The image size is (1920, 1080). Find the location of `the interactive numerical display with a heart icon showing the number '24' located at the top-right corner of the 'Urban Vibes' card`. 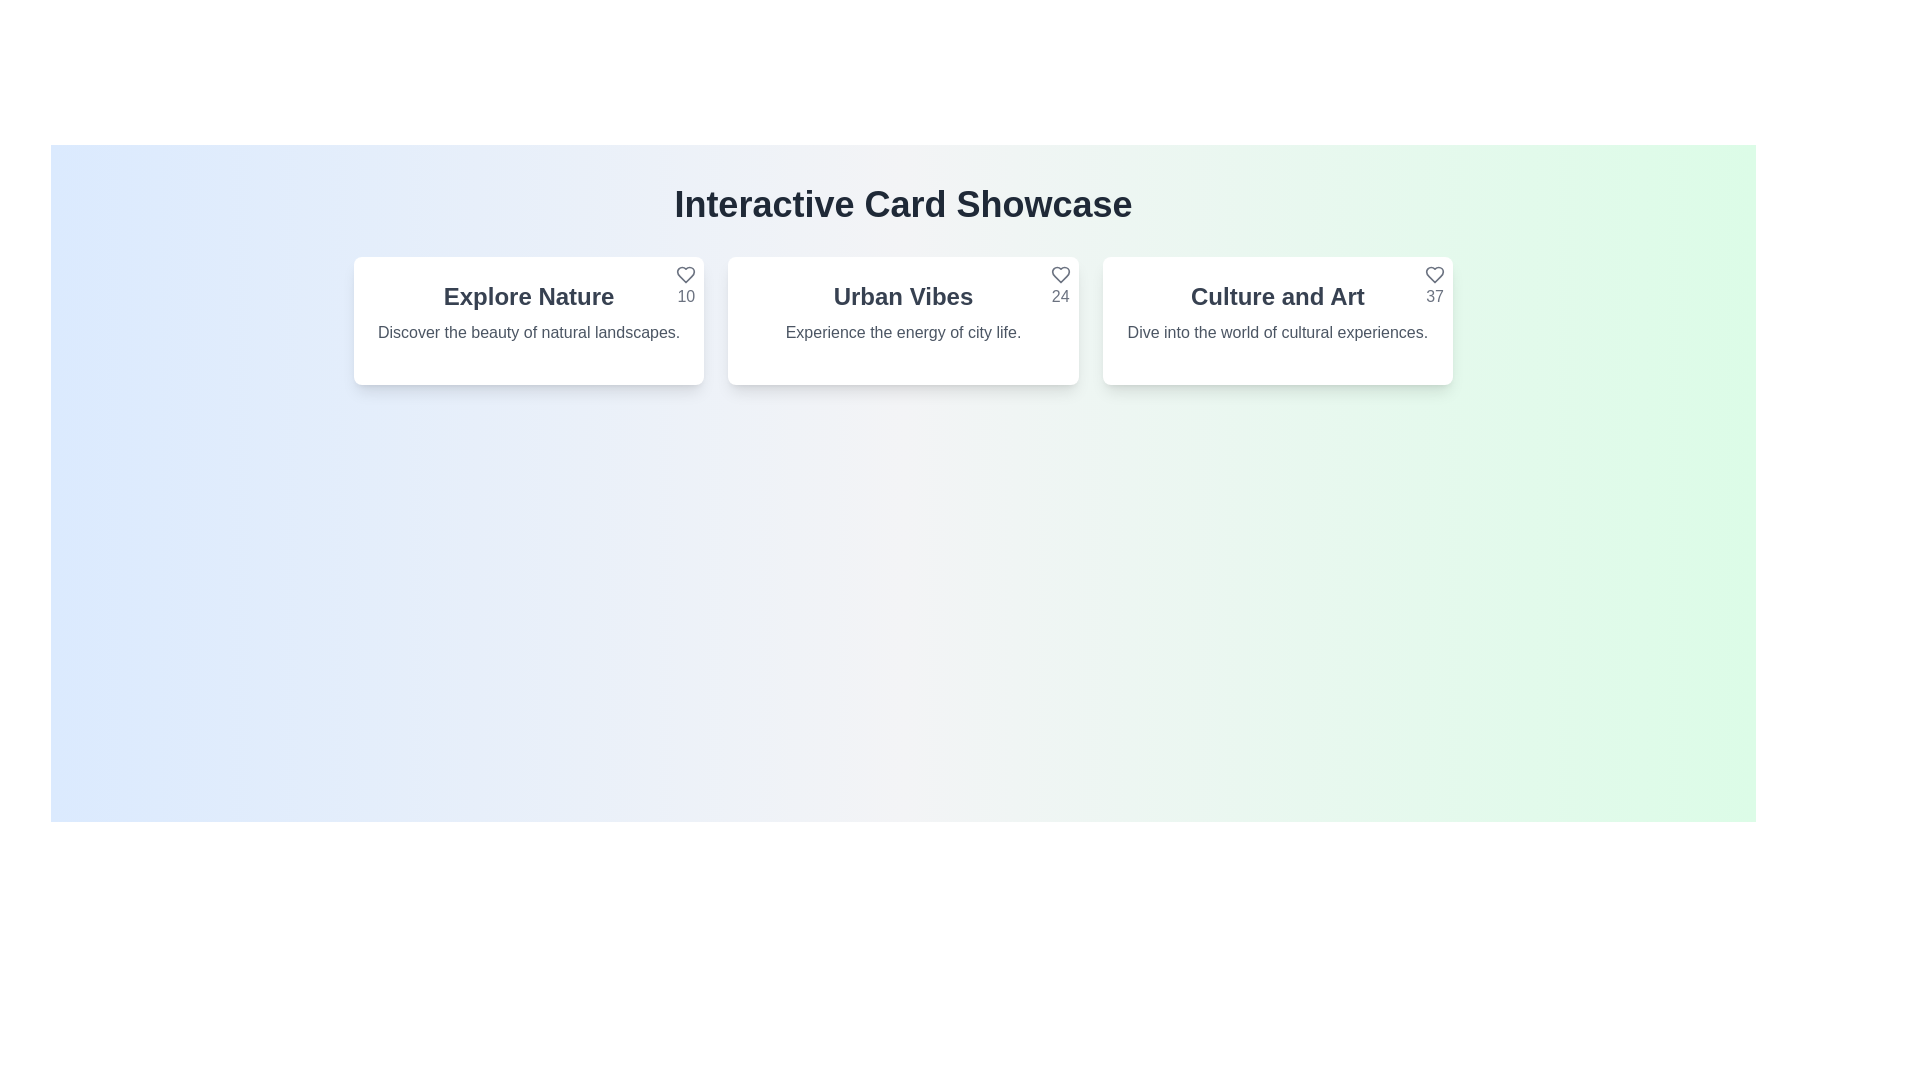

the interactive numerical display with a heart icon showing the number '24' located at the top-right corner of the 'Urban Vibes' card is located at coordinates (1059, 286).